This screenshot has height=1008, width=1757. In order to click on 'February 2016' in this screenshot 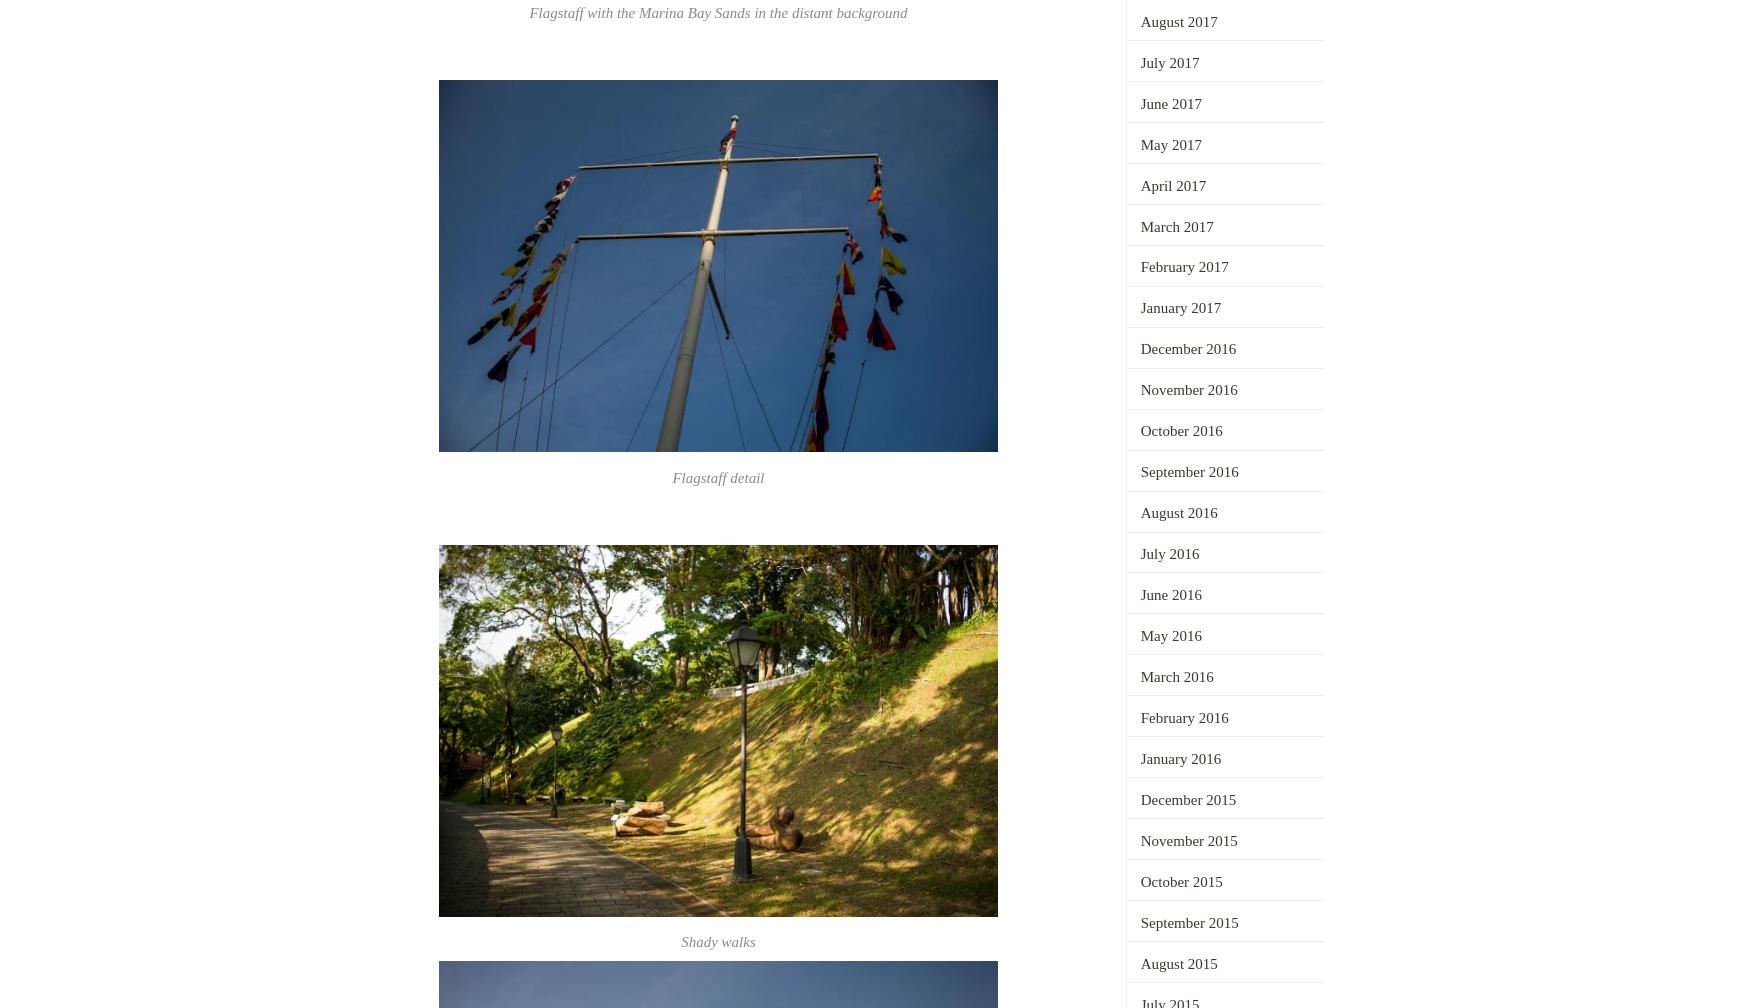, I will do `click(1183, 717)`.